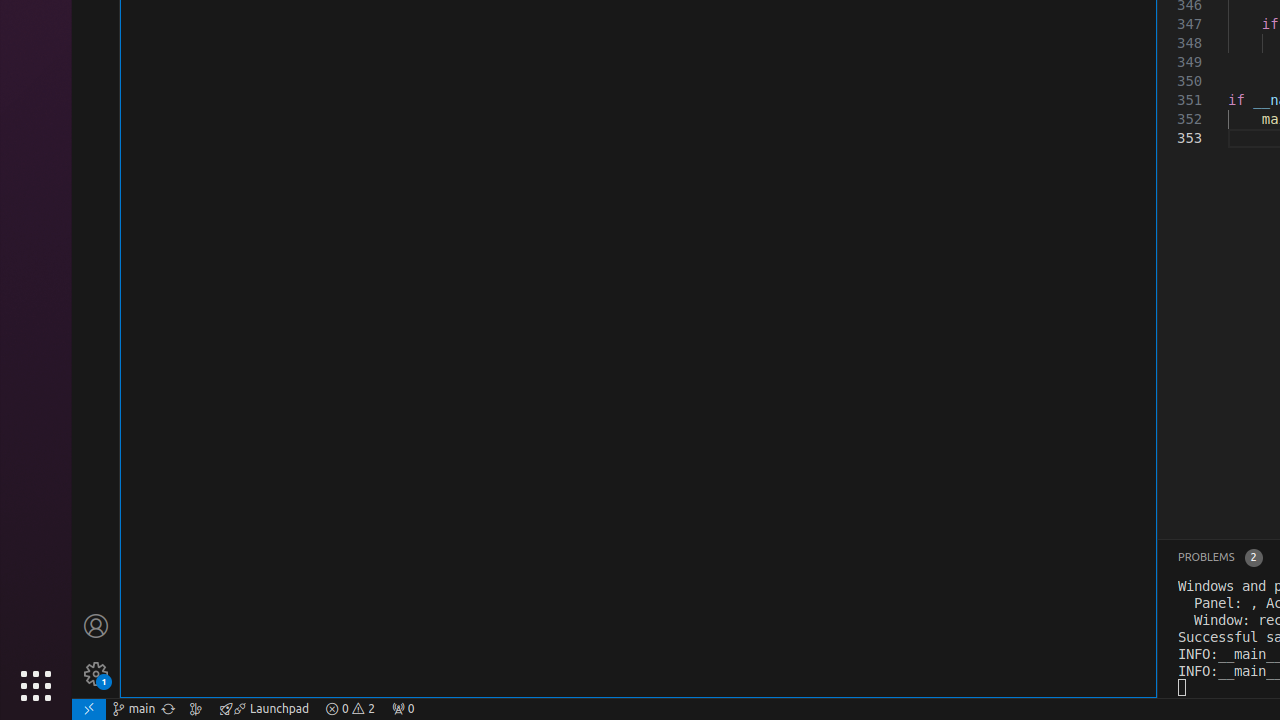  I want to click on 'OSWorld (Git) - main, Checkout Branch/Tag...', so click(133, 707).